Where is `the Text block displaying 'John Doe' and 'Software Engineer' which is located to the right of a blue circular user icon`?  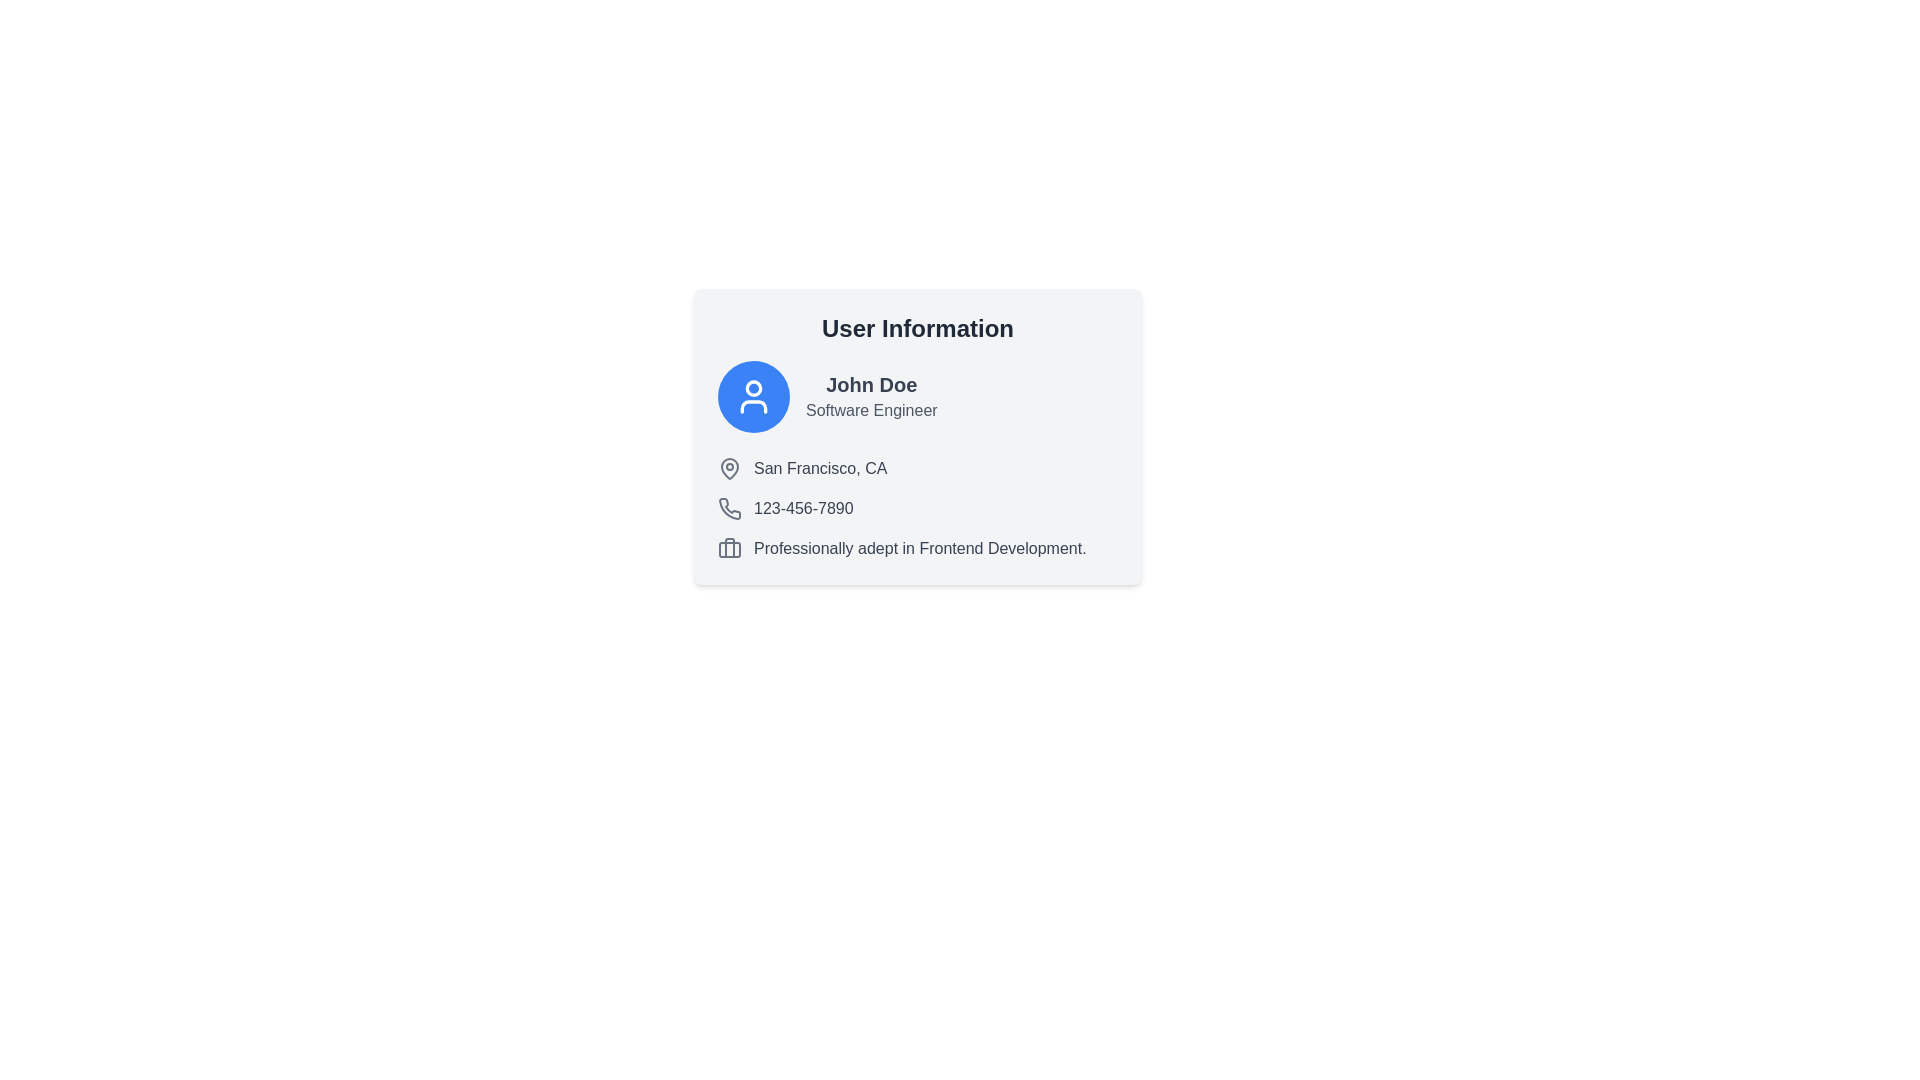 the Text block displaying 'John Doe' and 'Software Engineer' which is located to the right of a blue circular user icon is located at coordinates (871, 397).